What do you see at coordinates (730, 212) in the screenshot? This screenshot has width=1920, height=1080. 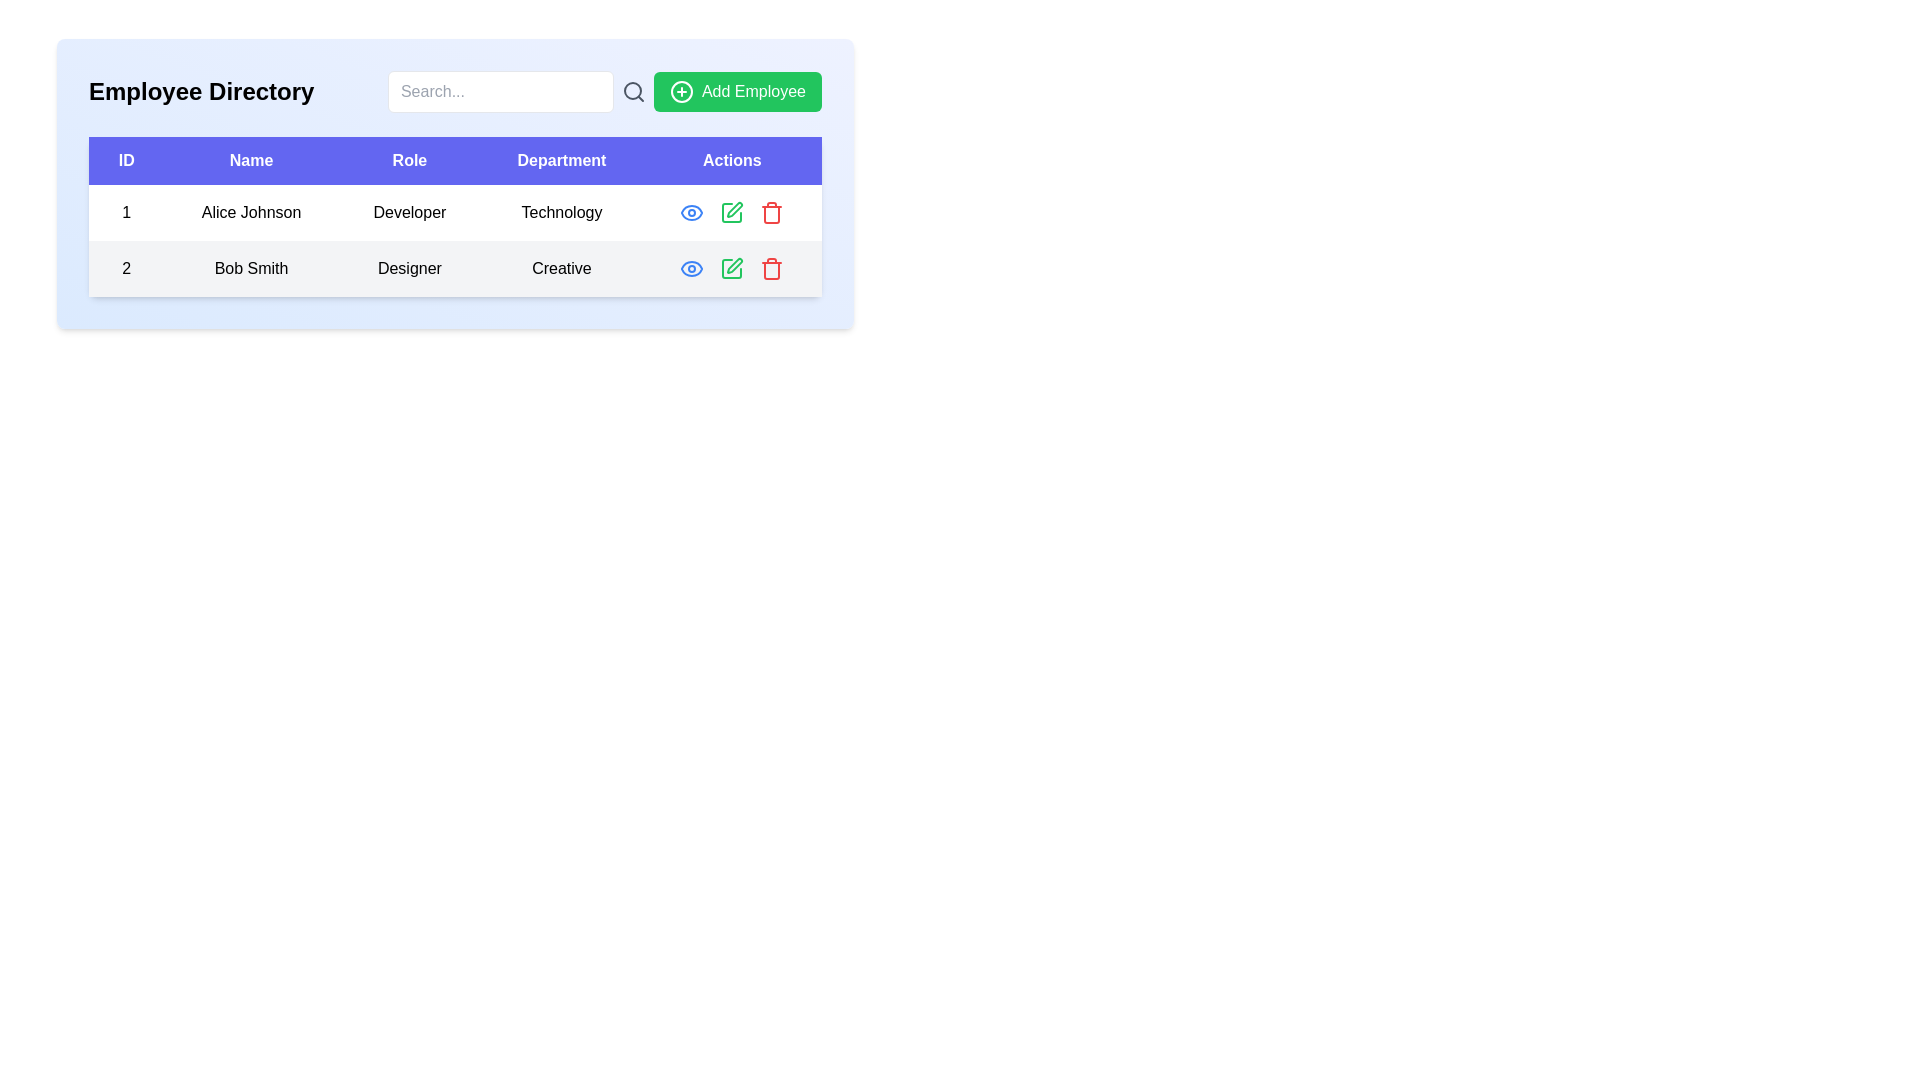 I see `the editing tool icon located in the 'Actions' column of the second row of the table to initiate the edit action` at bounding box center [730, 212].